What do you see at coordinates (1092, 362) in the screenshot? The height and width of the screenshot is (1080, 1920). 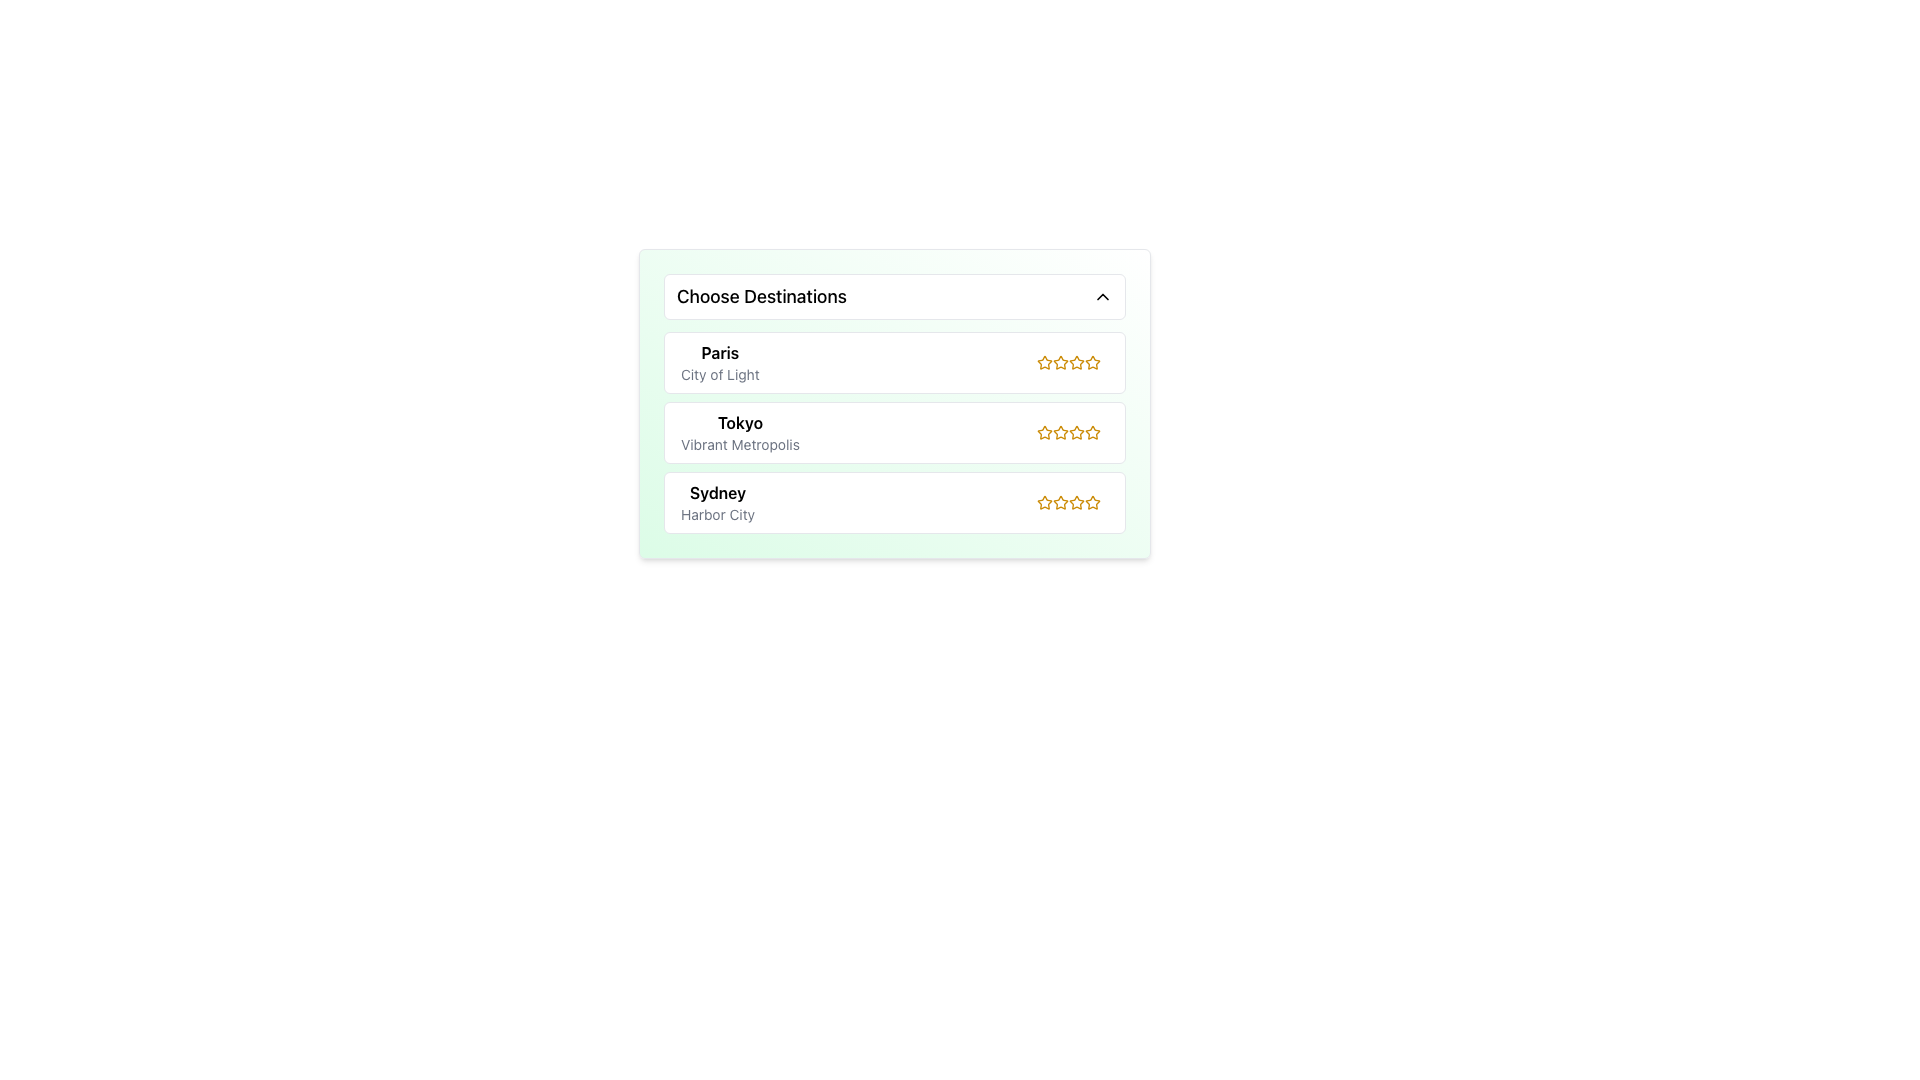 I see `the sixth star-shaped rating icon with a golden-yellow outline to rate the 'Paris' entry` at bounding box center [1092, 362].